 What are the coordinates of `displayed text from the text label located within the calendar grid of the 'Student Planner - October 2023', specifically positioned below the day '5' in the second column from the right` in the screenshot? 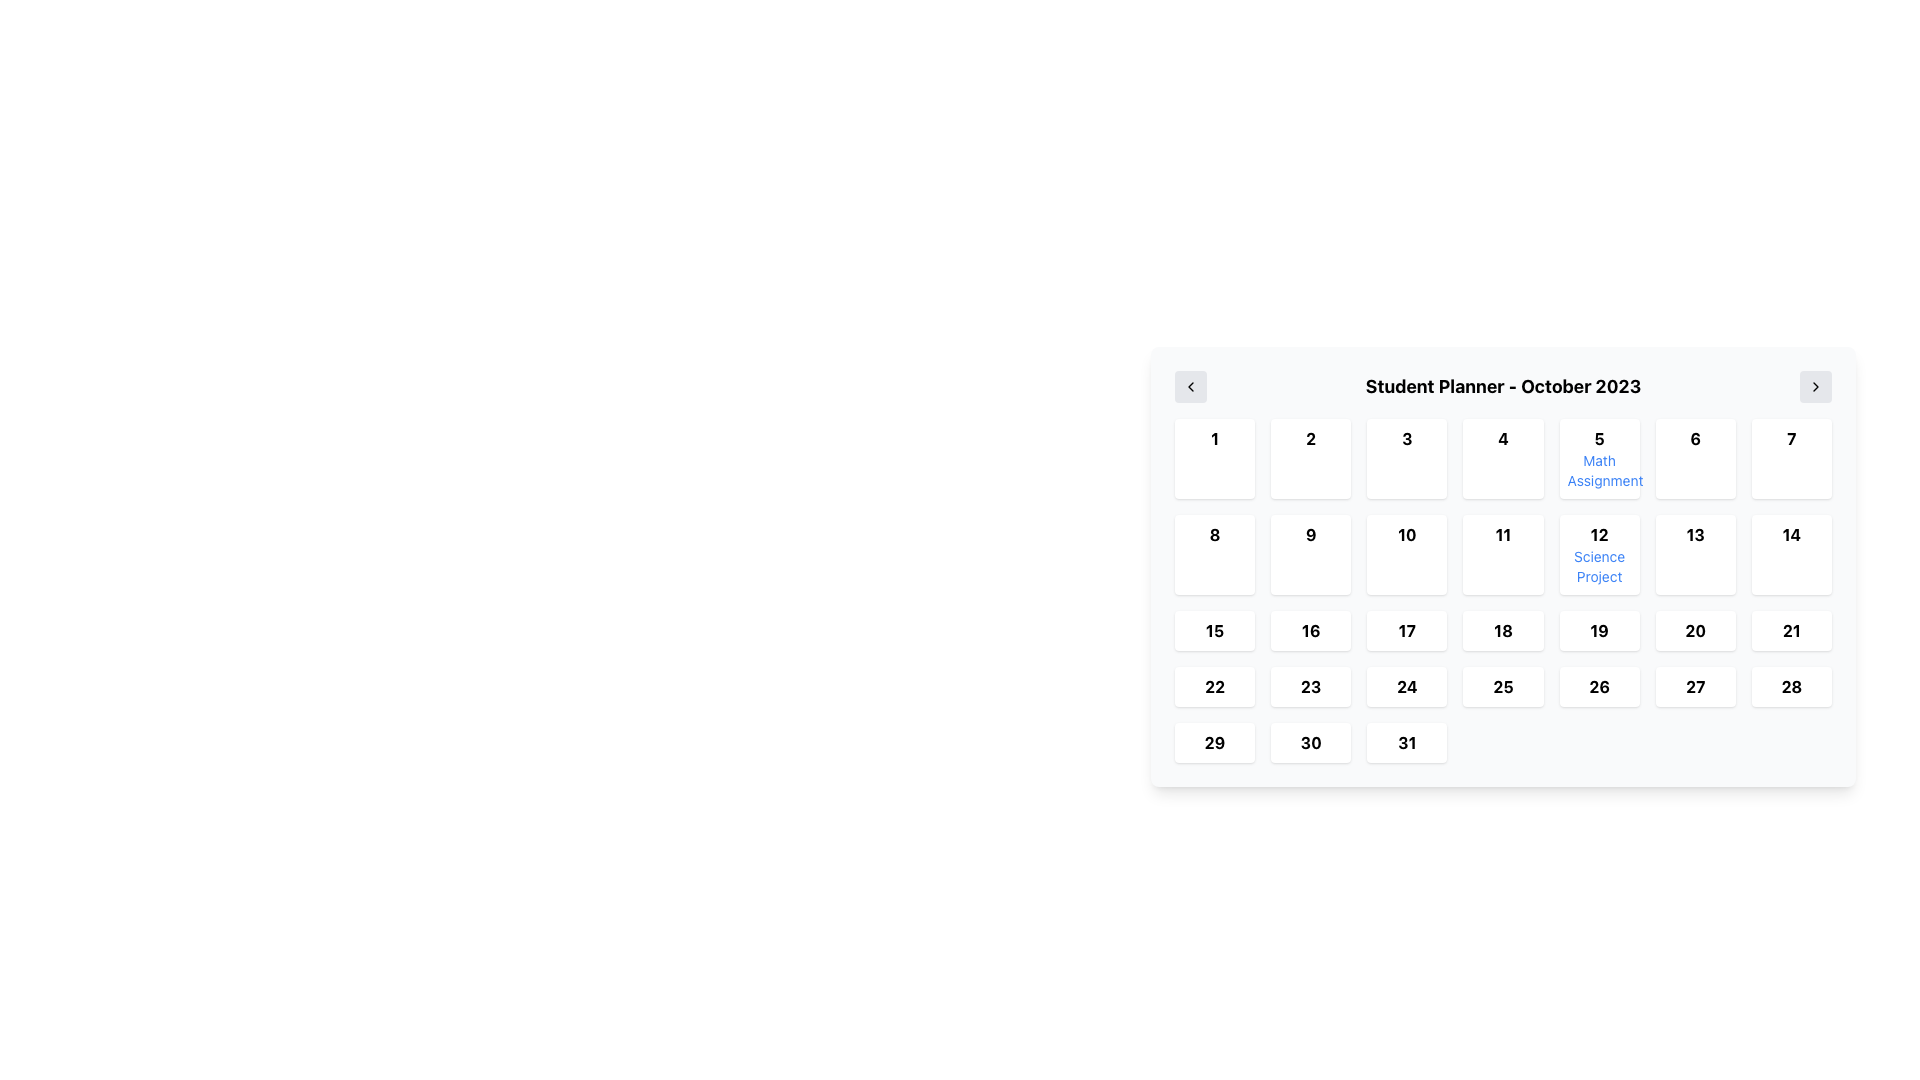 It's located at (1598, 470).